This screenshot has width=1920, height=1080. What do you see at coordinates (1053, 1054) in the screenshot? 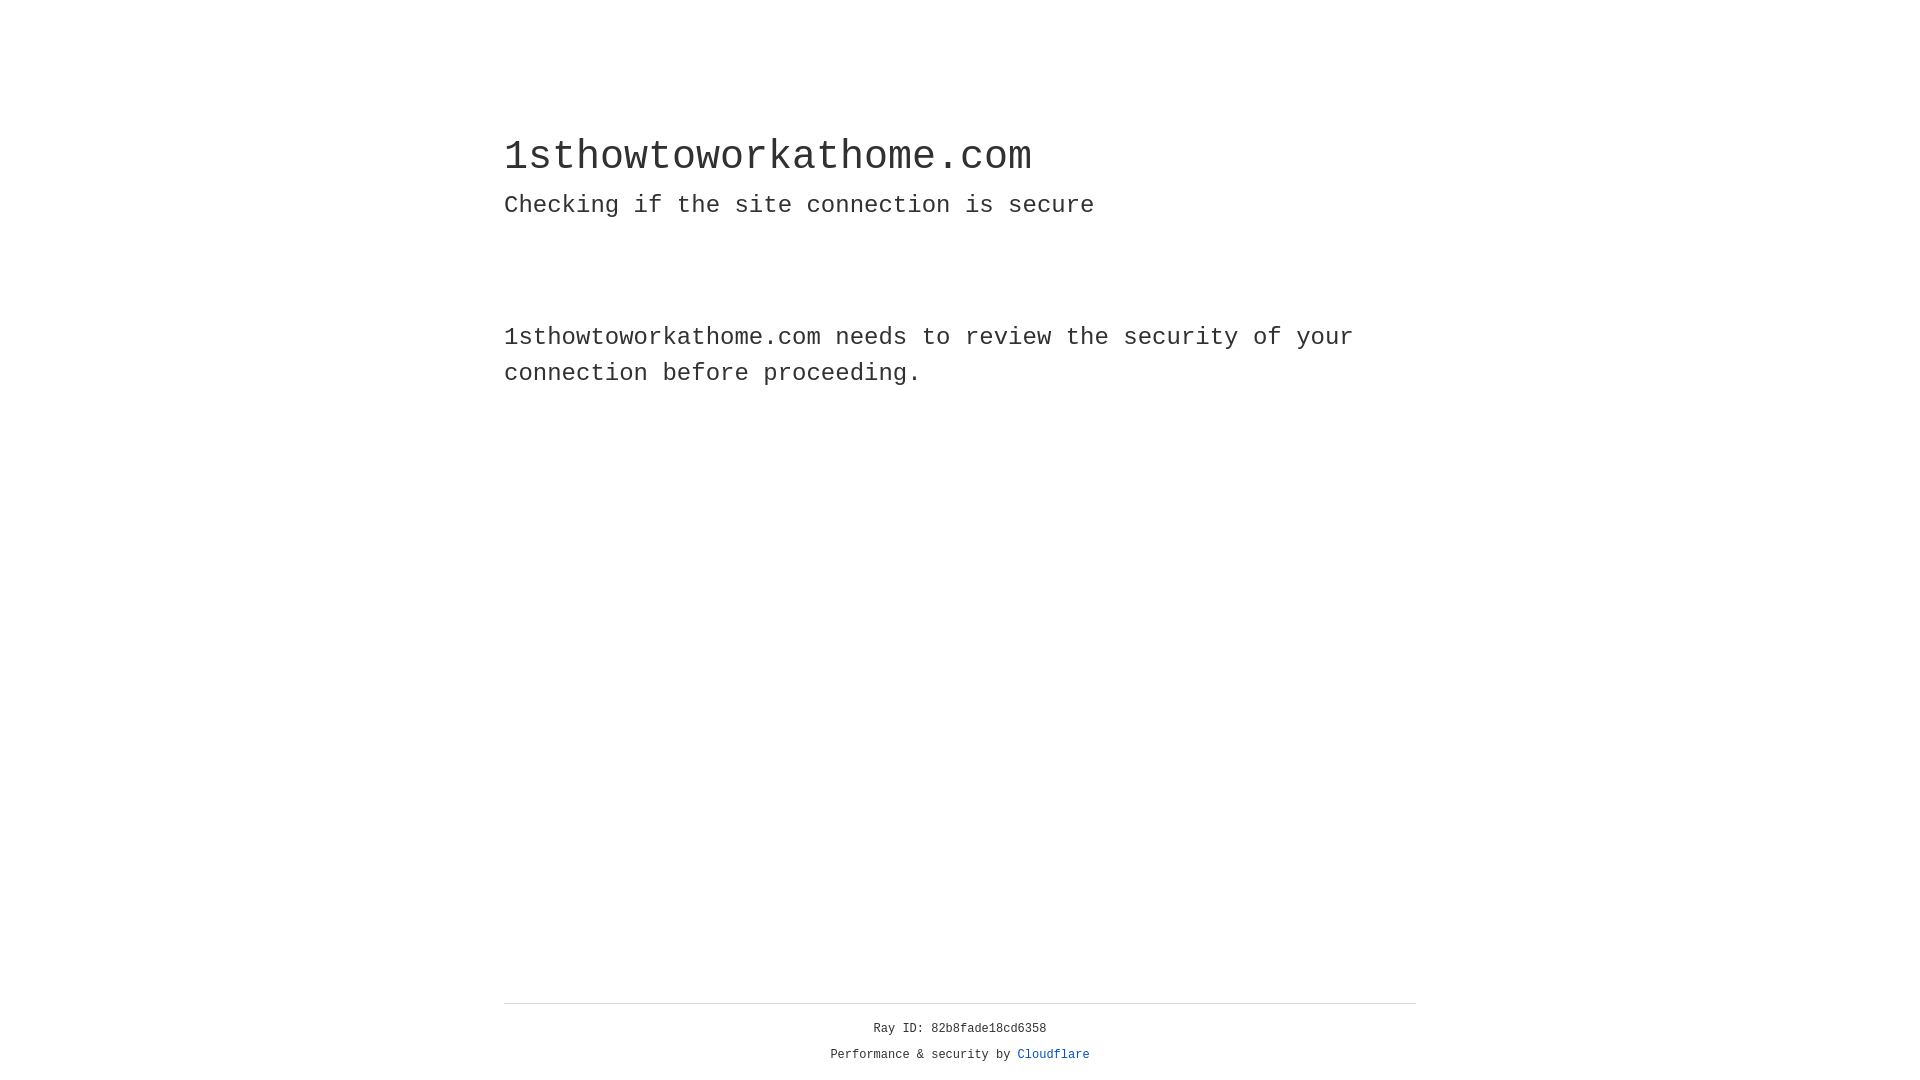
I see `'Cloudflare'` at bounding box center [1053, 1054].